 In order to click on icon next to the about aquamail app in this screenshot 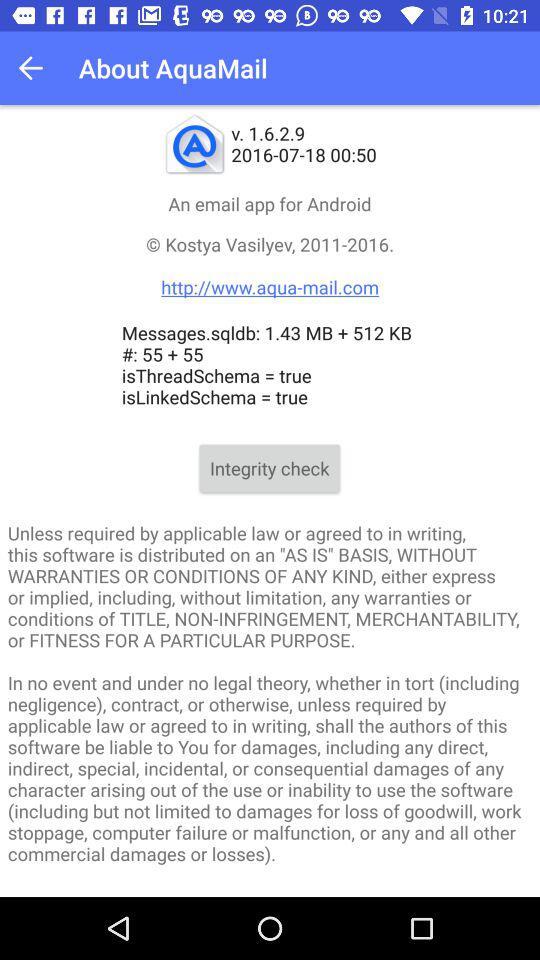, I will do `click(36, 68)`.